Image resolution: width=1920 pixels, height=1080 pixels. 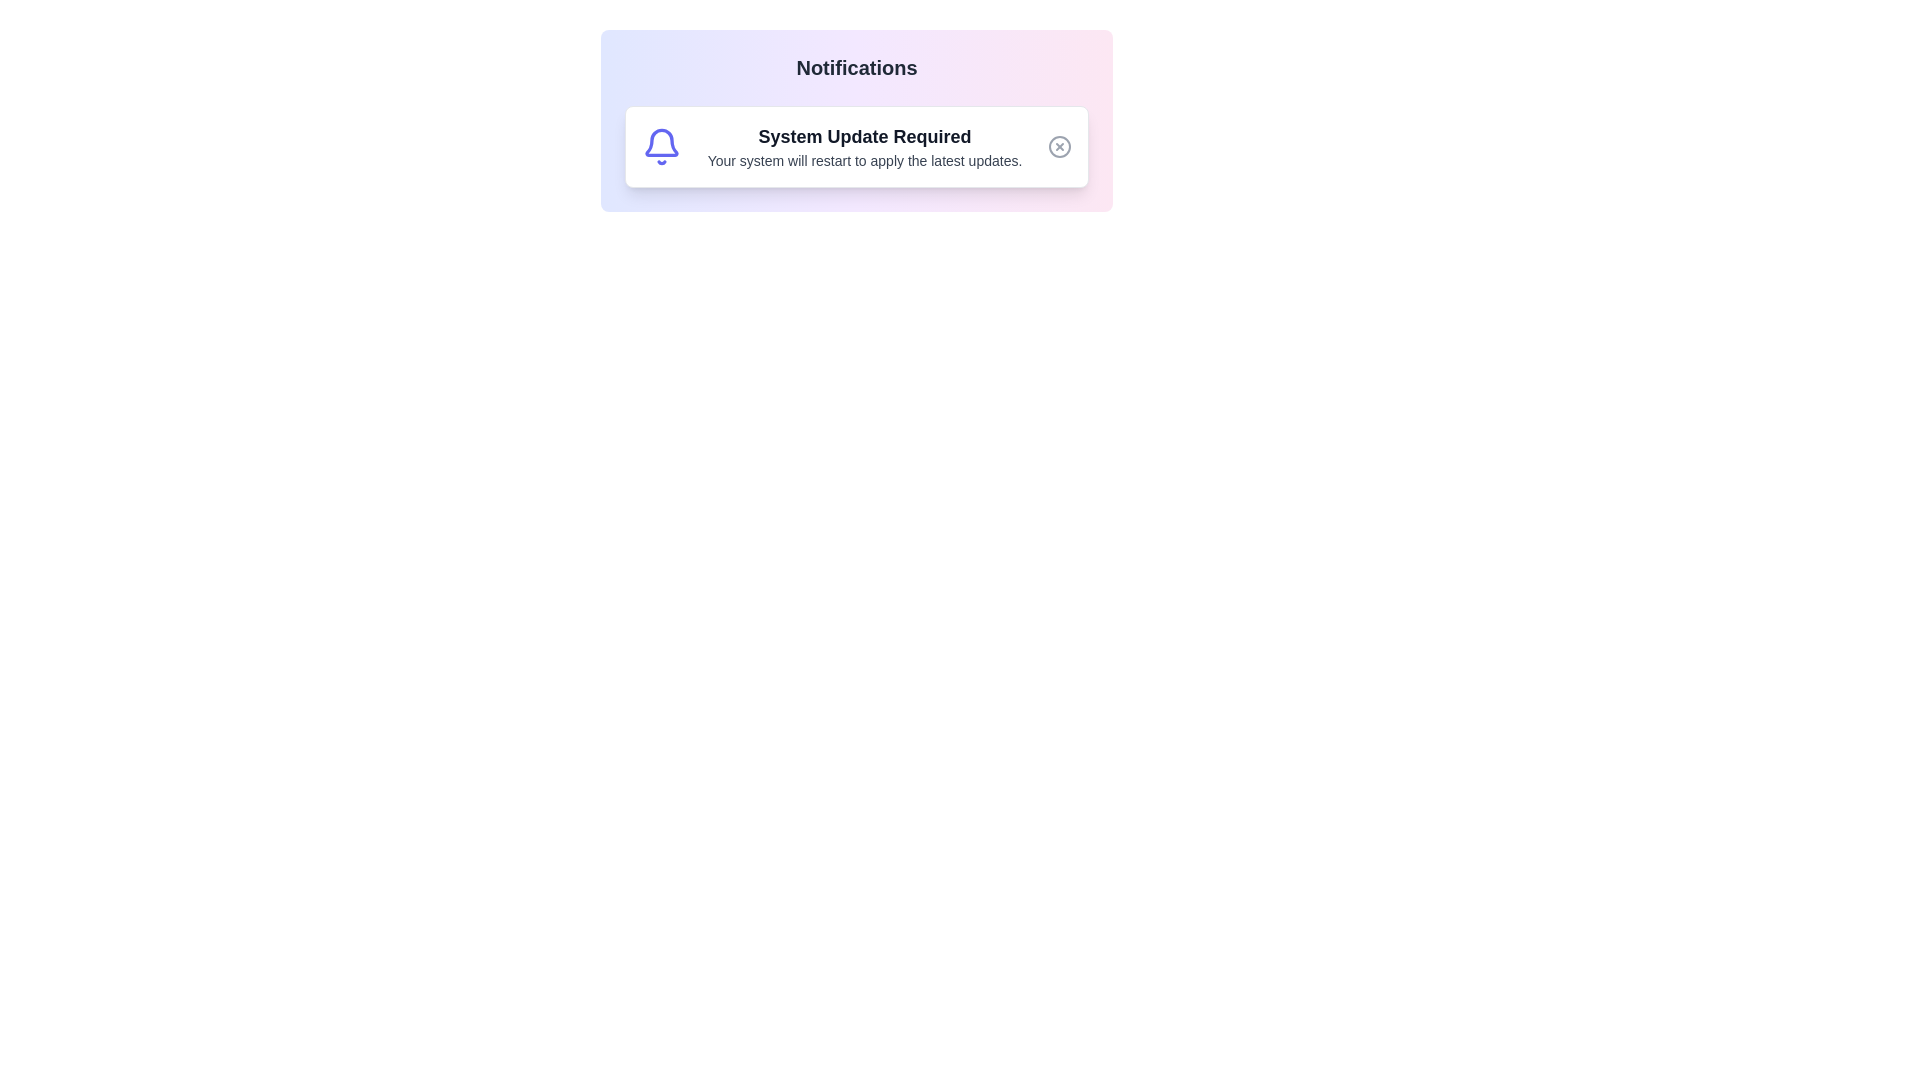 I want to click on the text block displaying 'System Update Required' and 'Your system will restart to apply the latest updates' within the notification card, so click(x=864, y=145).